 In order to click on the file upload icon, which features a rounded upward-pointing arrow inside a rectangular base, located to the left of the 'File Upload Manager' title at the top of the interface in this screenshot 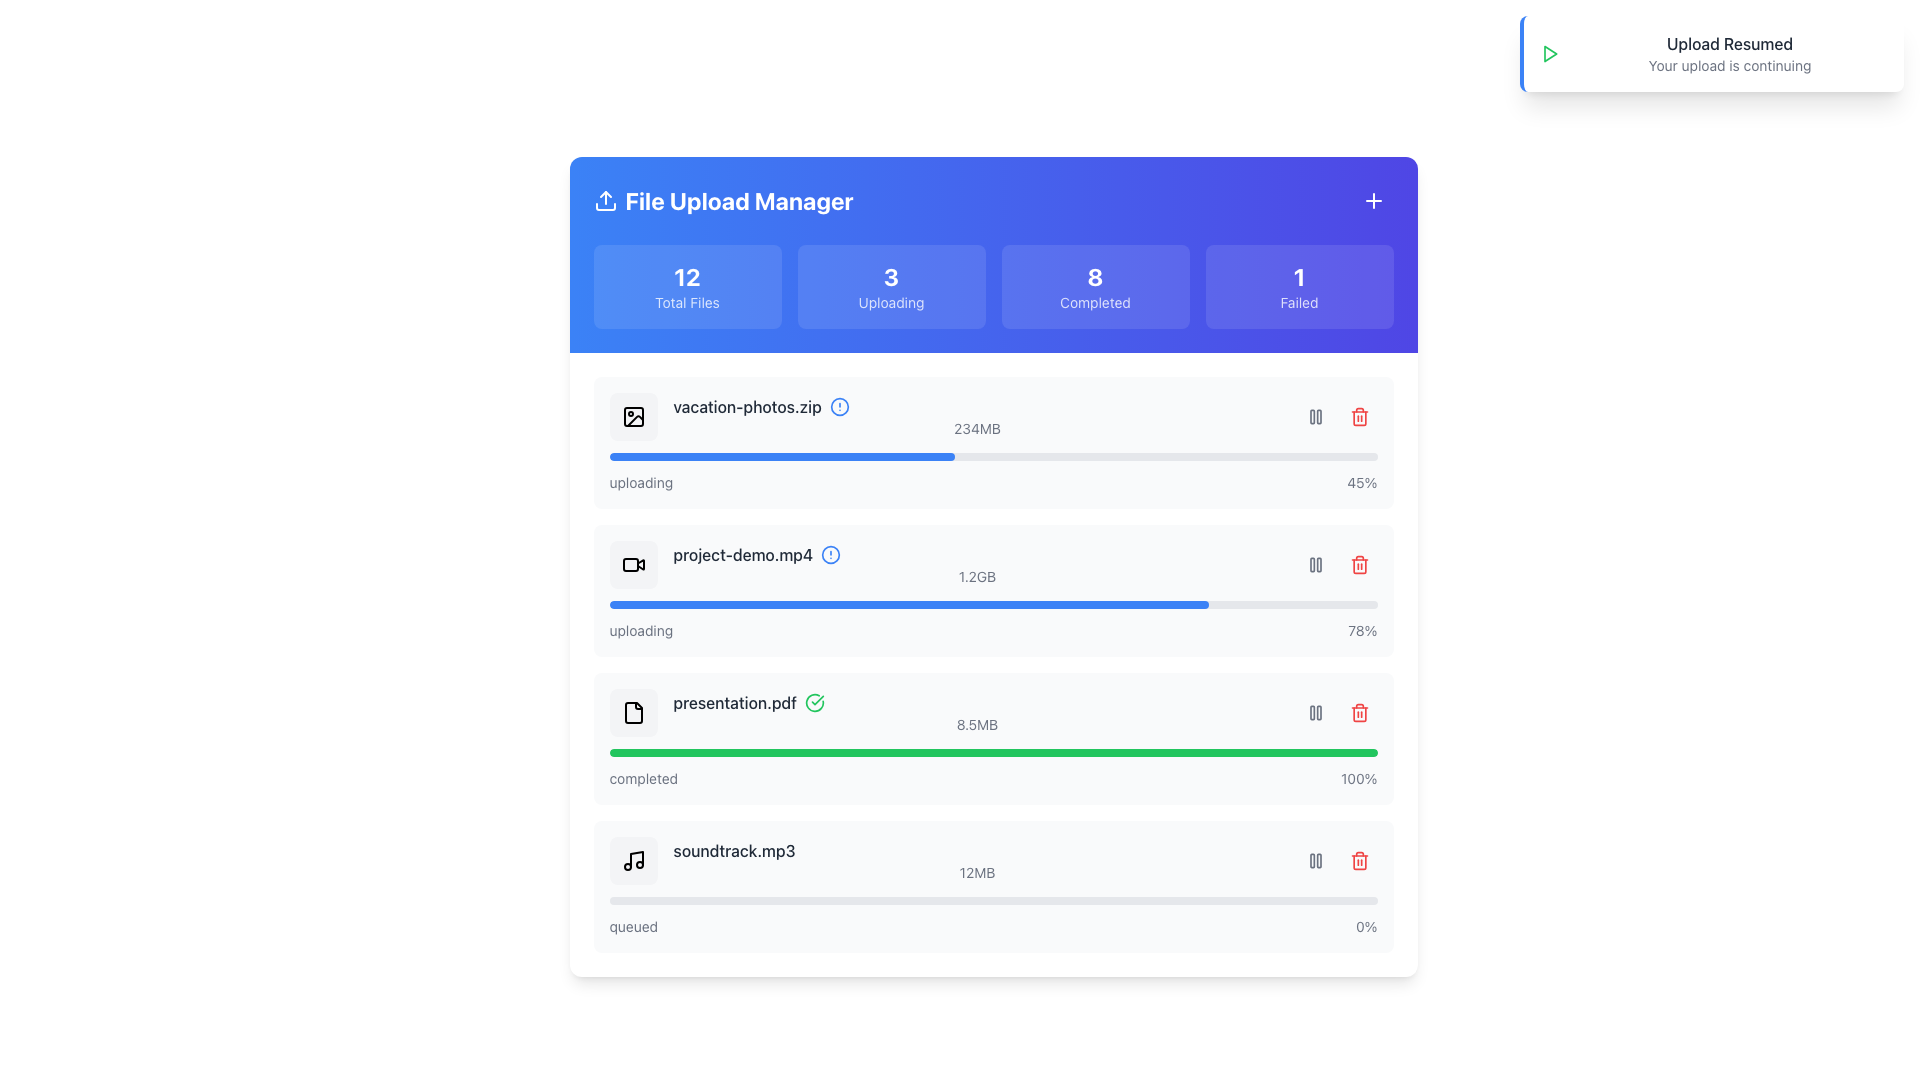, I will do `click(604, 200)`.